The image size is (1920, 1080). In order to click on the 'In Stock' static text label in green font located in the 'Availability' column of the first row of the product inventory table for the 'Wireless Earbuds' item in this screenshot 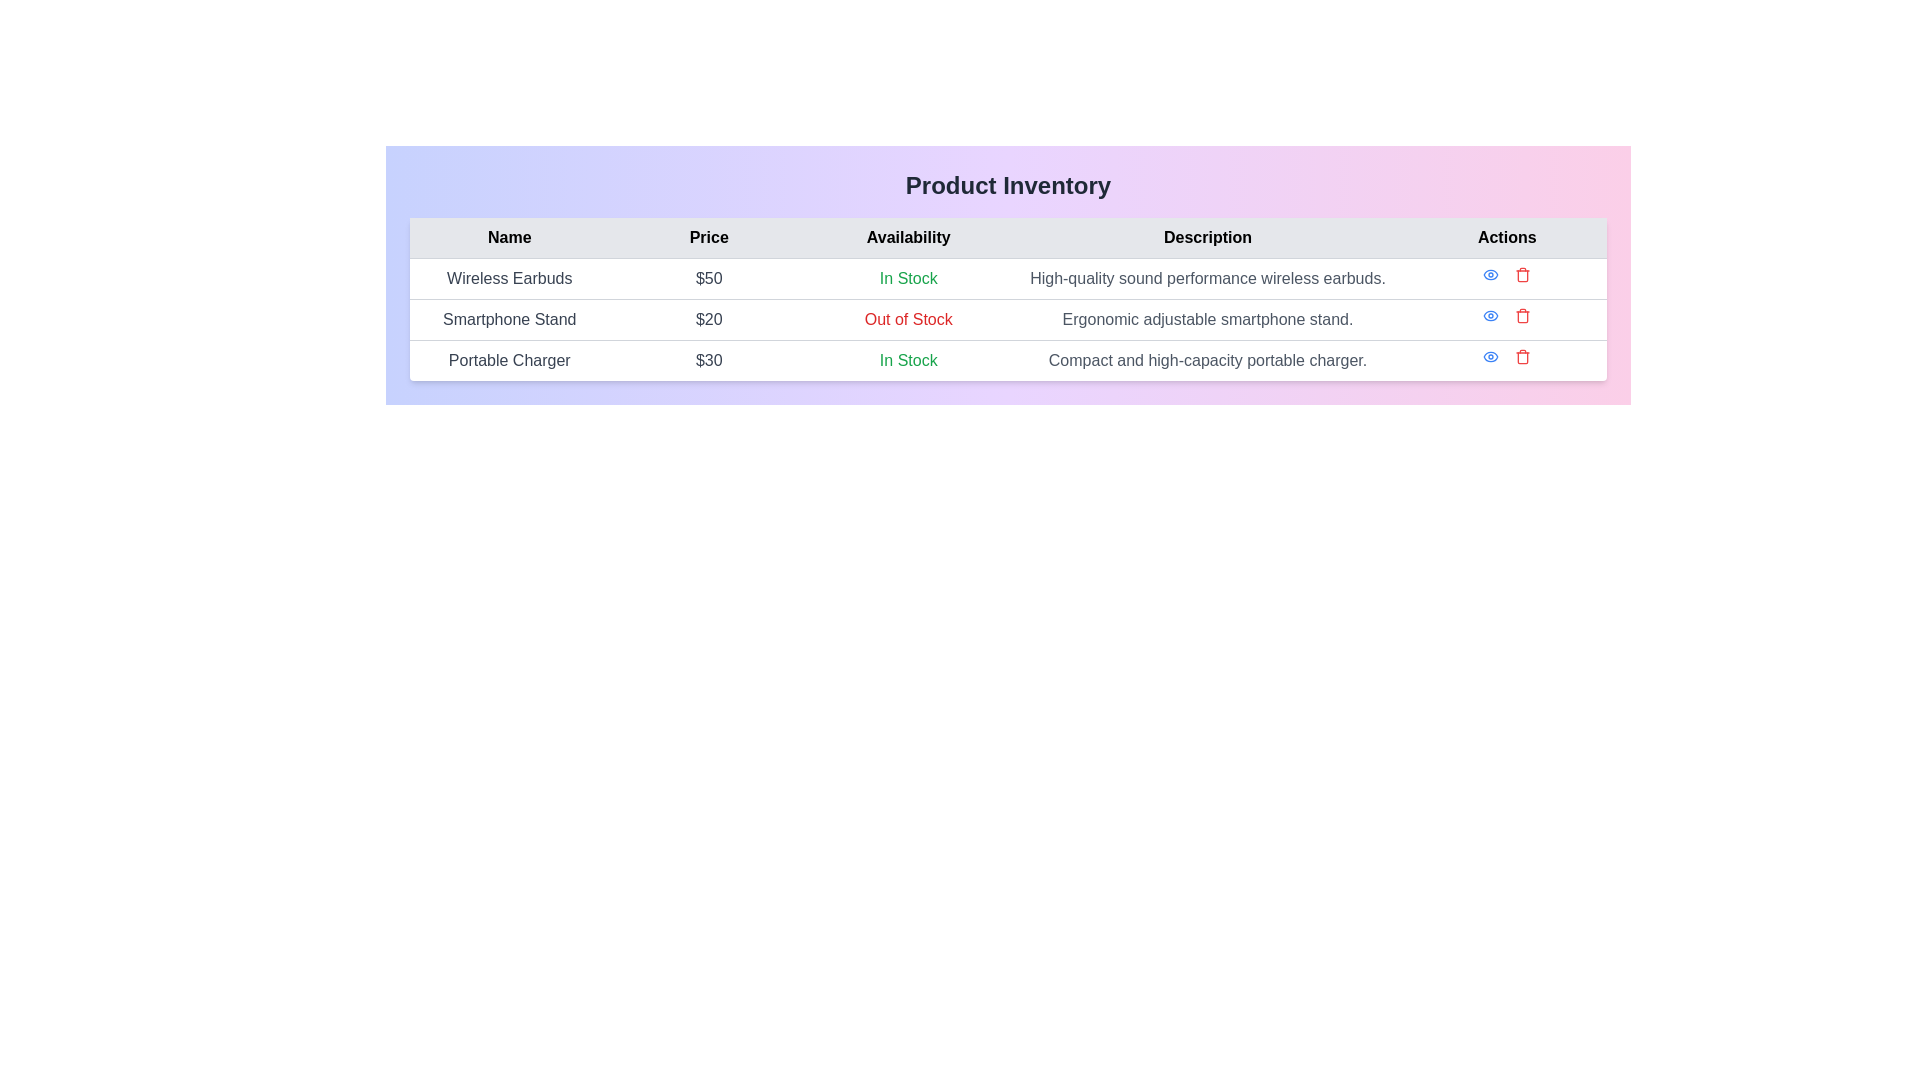, I will do `click(907, 278)`.